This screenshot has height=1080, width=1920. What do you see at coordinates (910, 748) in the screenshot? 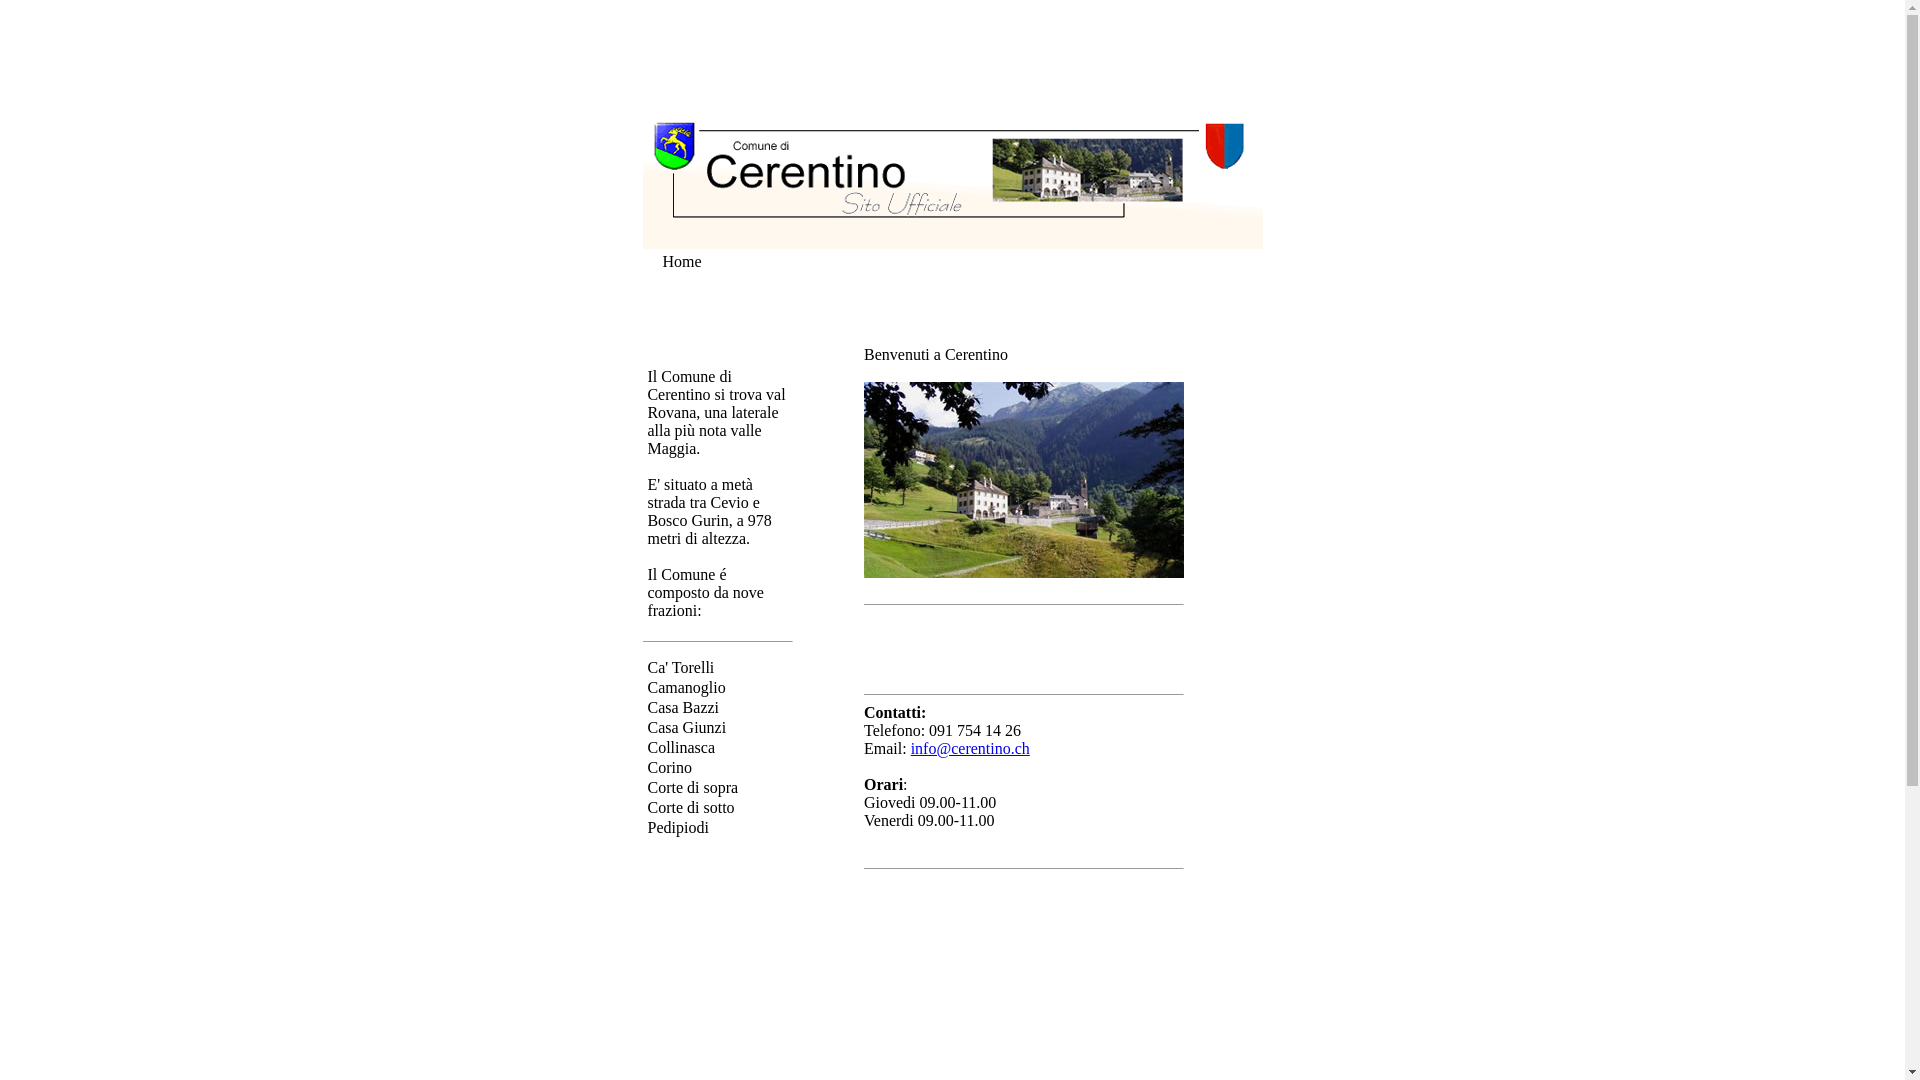
I see `'info@cerentino.ch'` at bounding box center [910, 748].